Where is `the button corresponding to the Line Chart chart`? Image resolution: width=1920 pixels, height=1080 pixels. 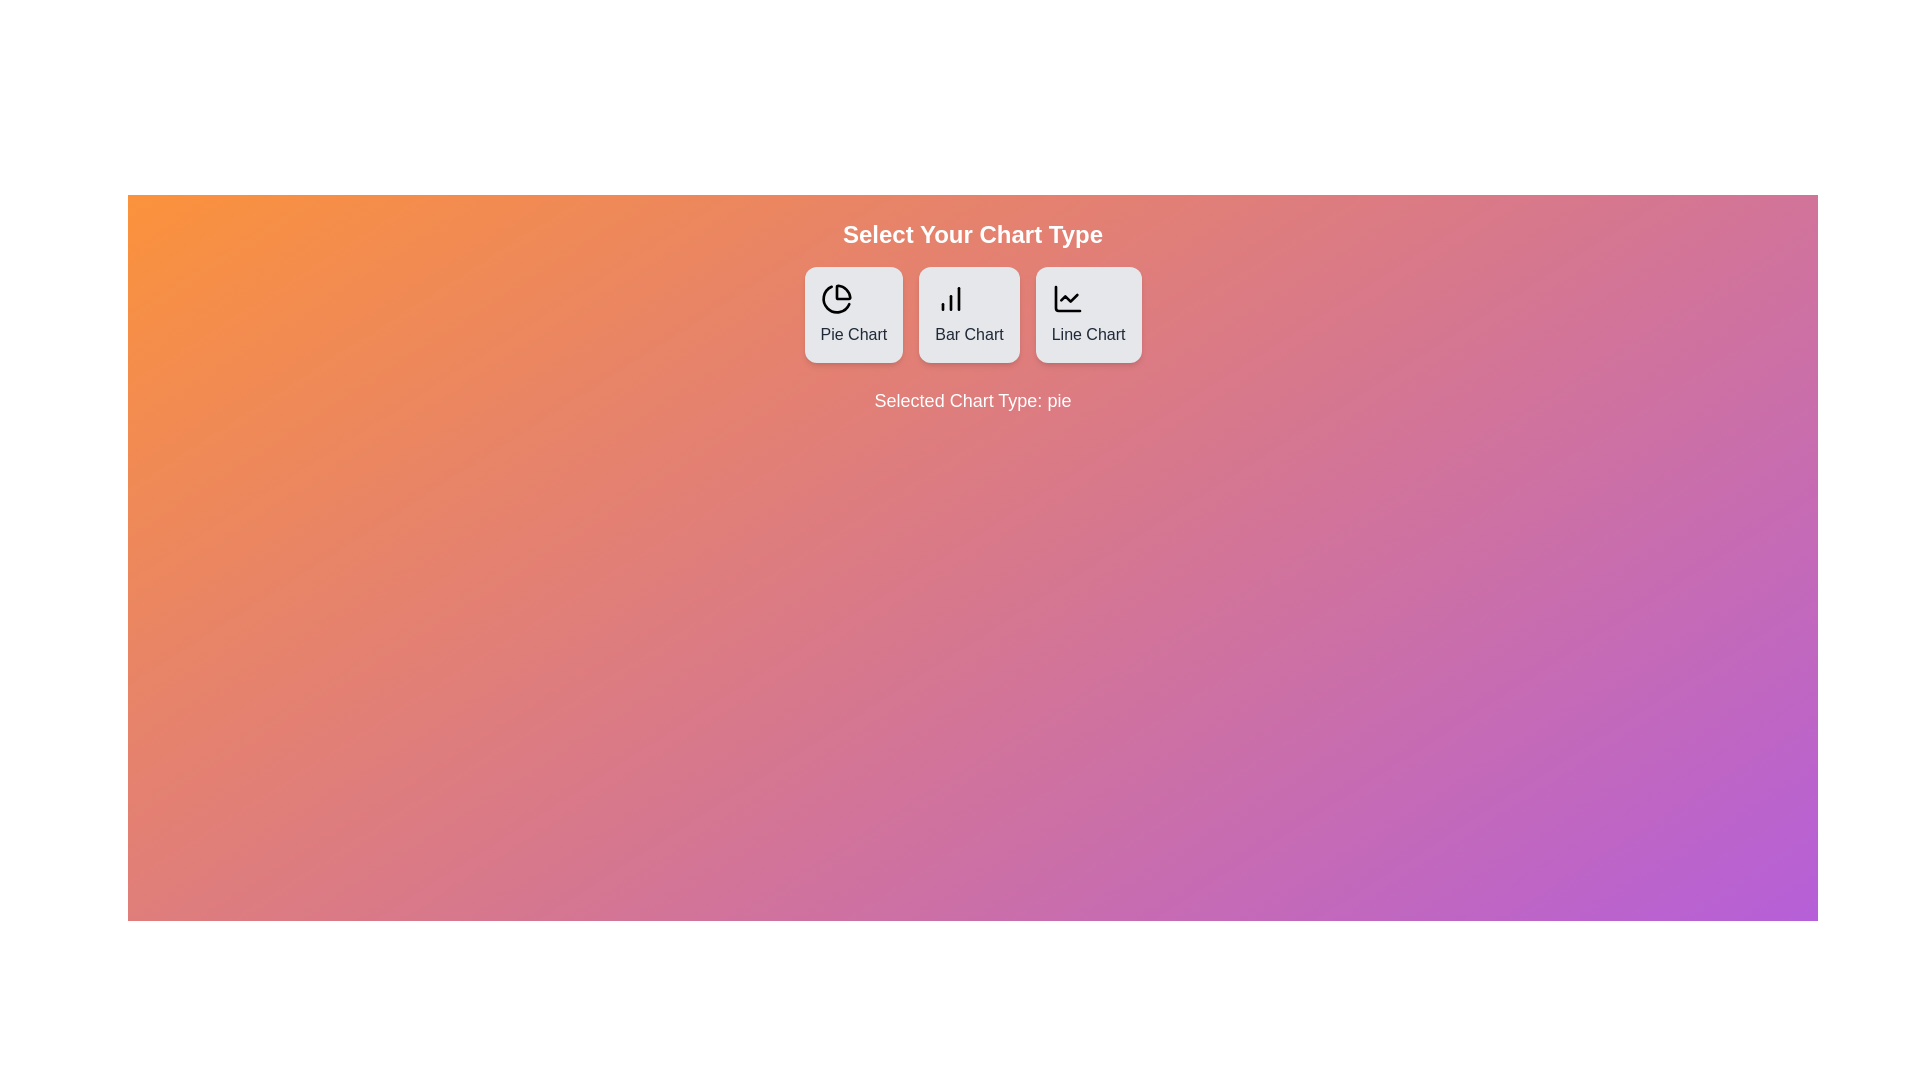 the button corresponding to the Line Chart chart is located at coordinates (1088, 315).